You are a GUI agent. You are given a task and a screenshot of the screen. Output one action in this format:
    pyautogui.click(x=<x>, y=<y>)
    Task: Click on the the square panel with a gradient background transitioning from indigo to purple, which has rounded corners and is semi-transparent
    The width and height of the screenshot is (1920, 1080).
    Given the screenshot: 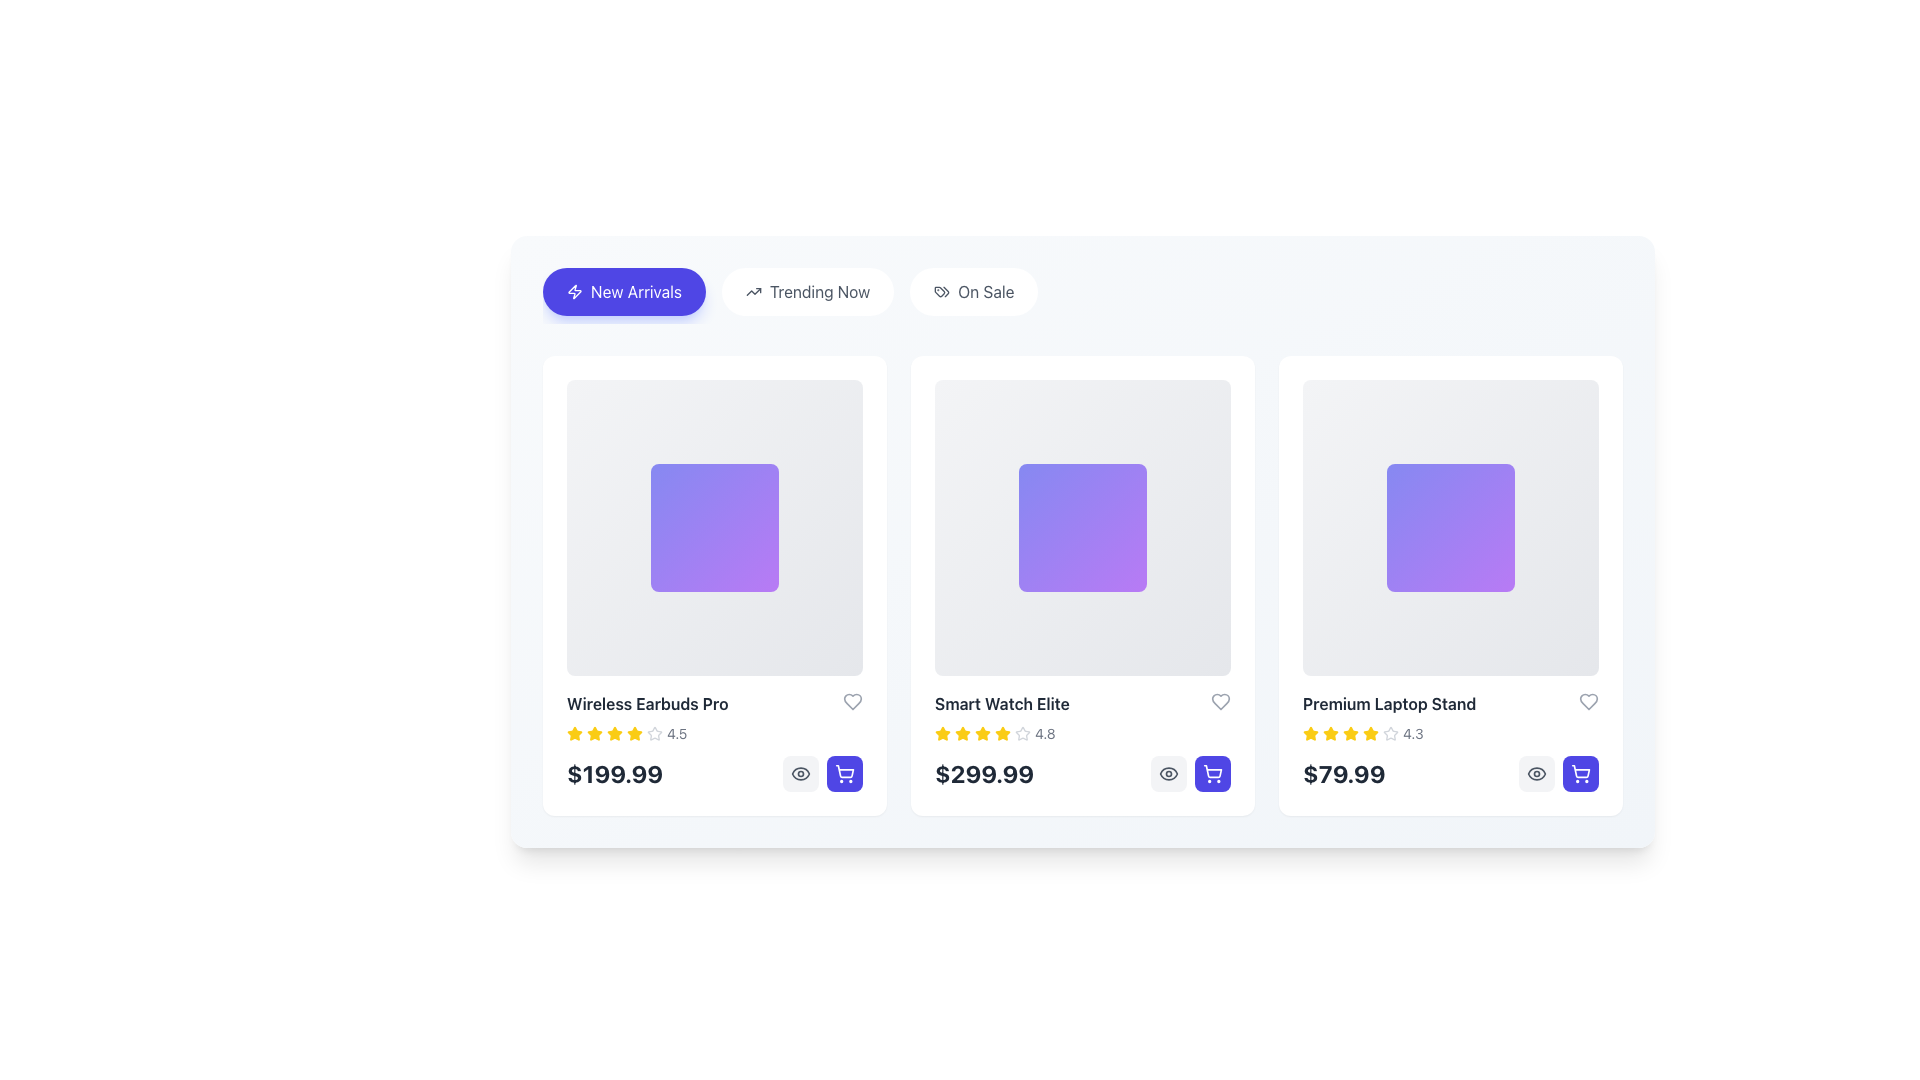 What is the action you would take?
    pyautogui.click(x=715, y=527)
    